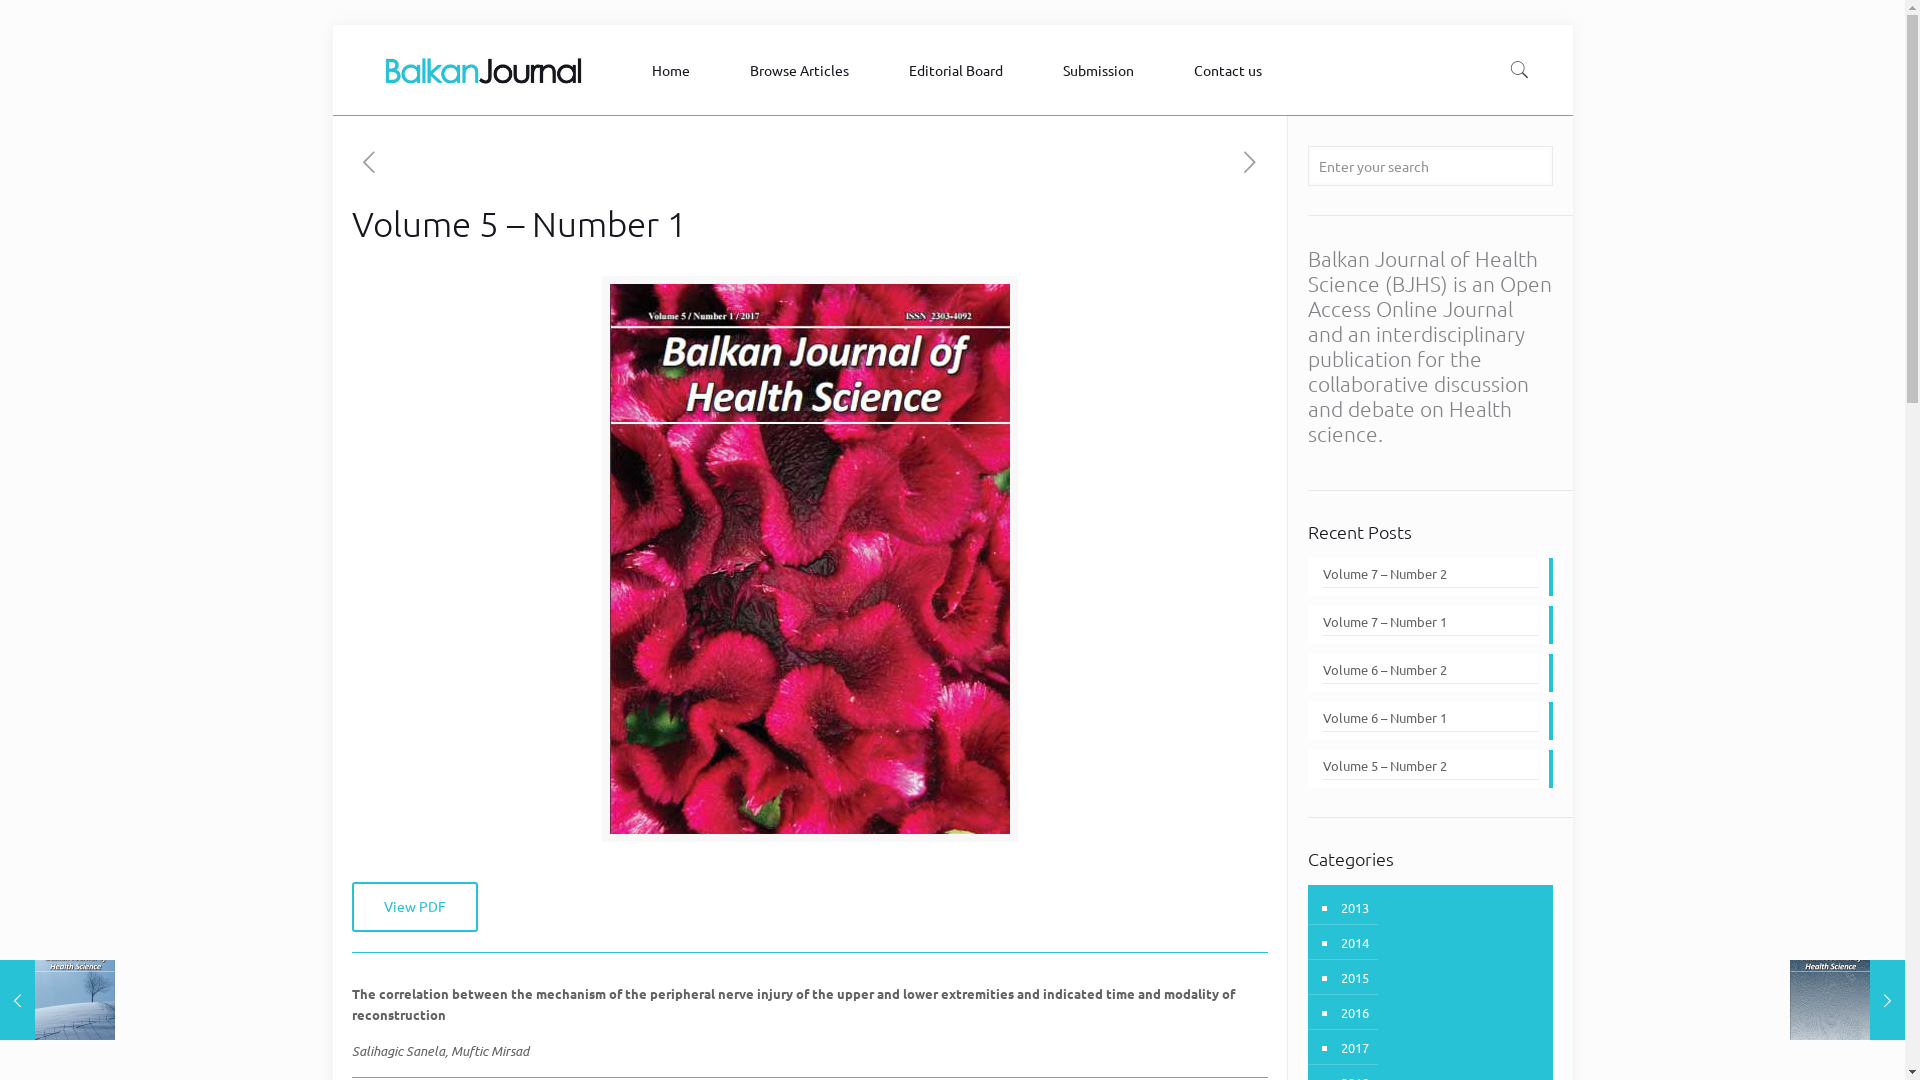  I want to click on '2016', so click(1338, 1012).